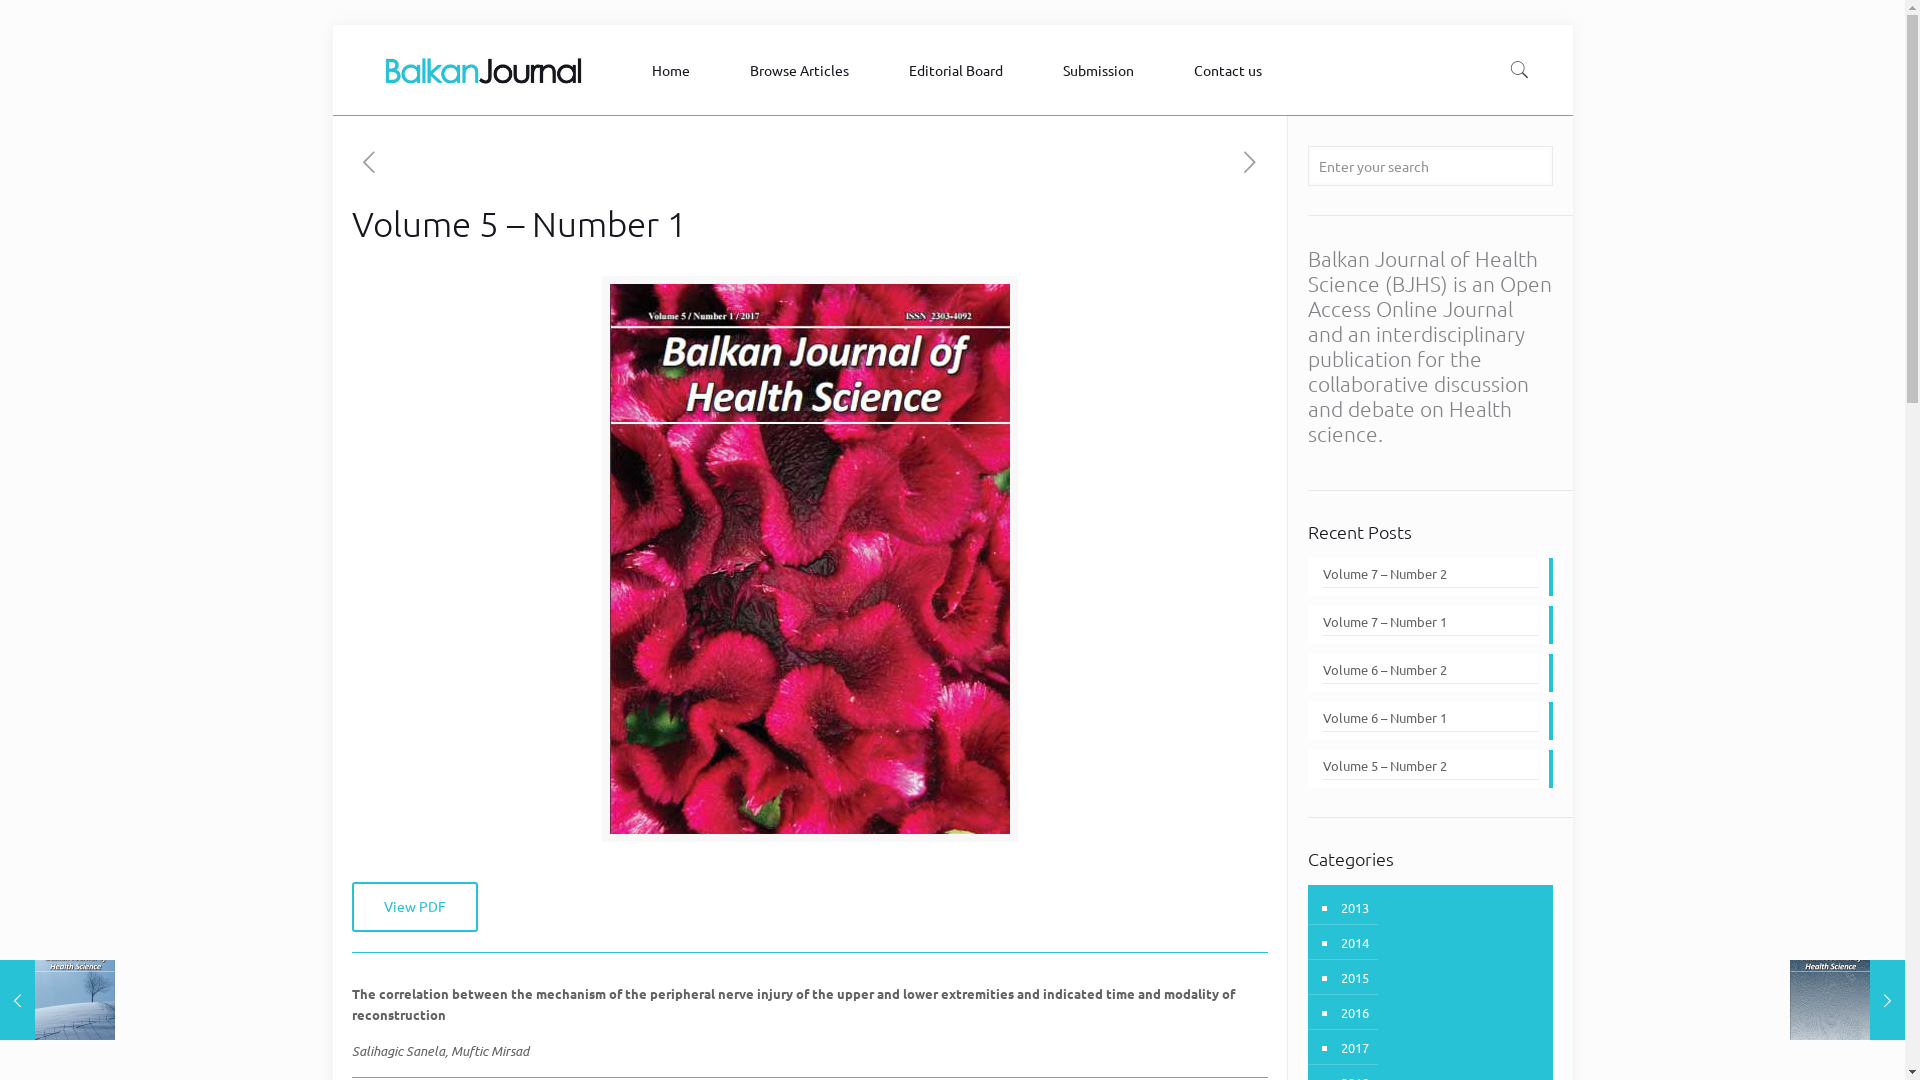  I want to click on '2016', so click(1338, 1012).